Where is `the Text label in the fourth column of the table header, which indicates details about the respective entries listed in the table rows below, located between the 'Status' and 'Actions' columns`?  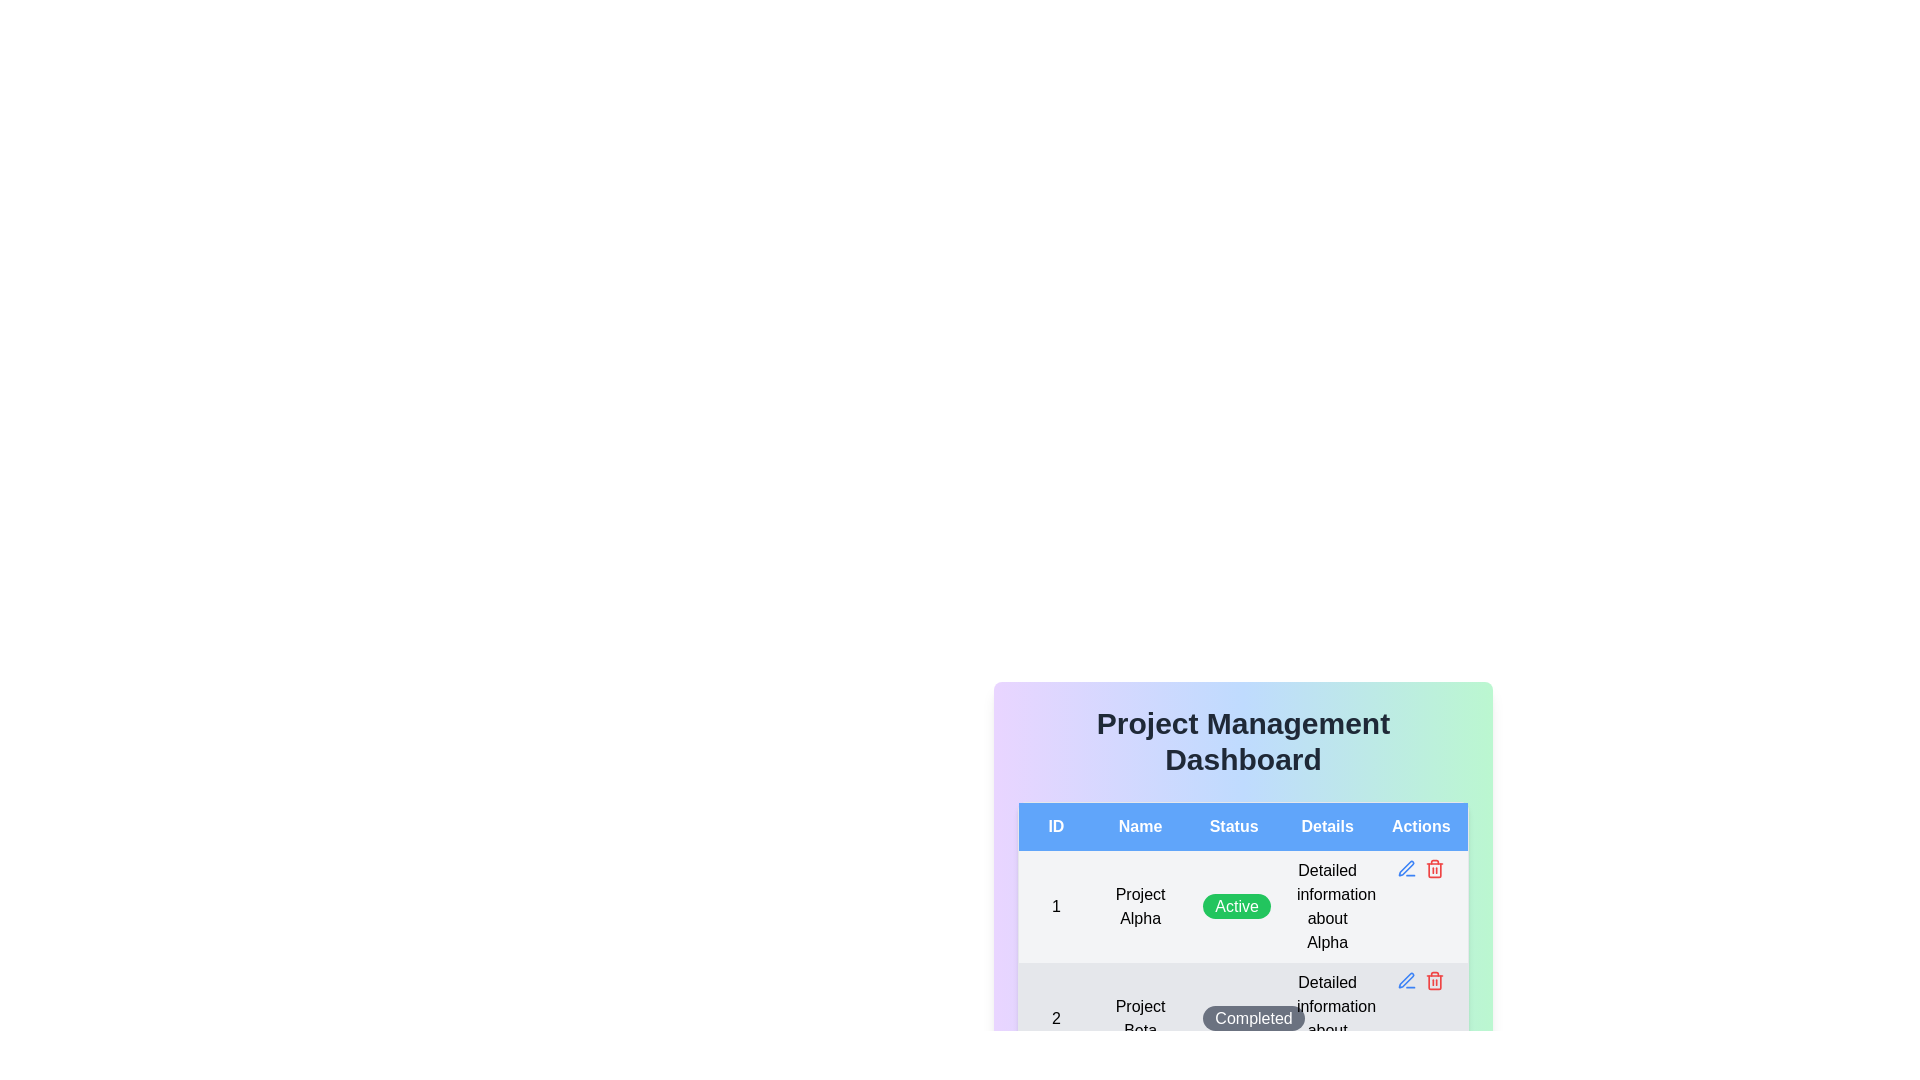
the Text label in the fourth column of the table header, which indicates details about the respective entries listed in the table rows below, located between the 'Status' and 'Actions' columns is located at coordinates (1327, 826).